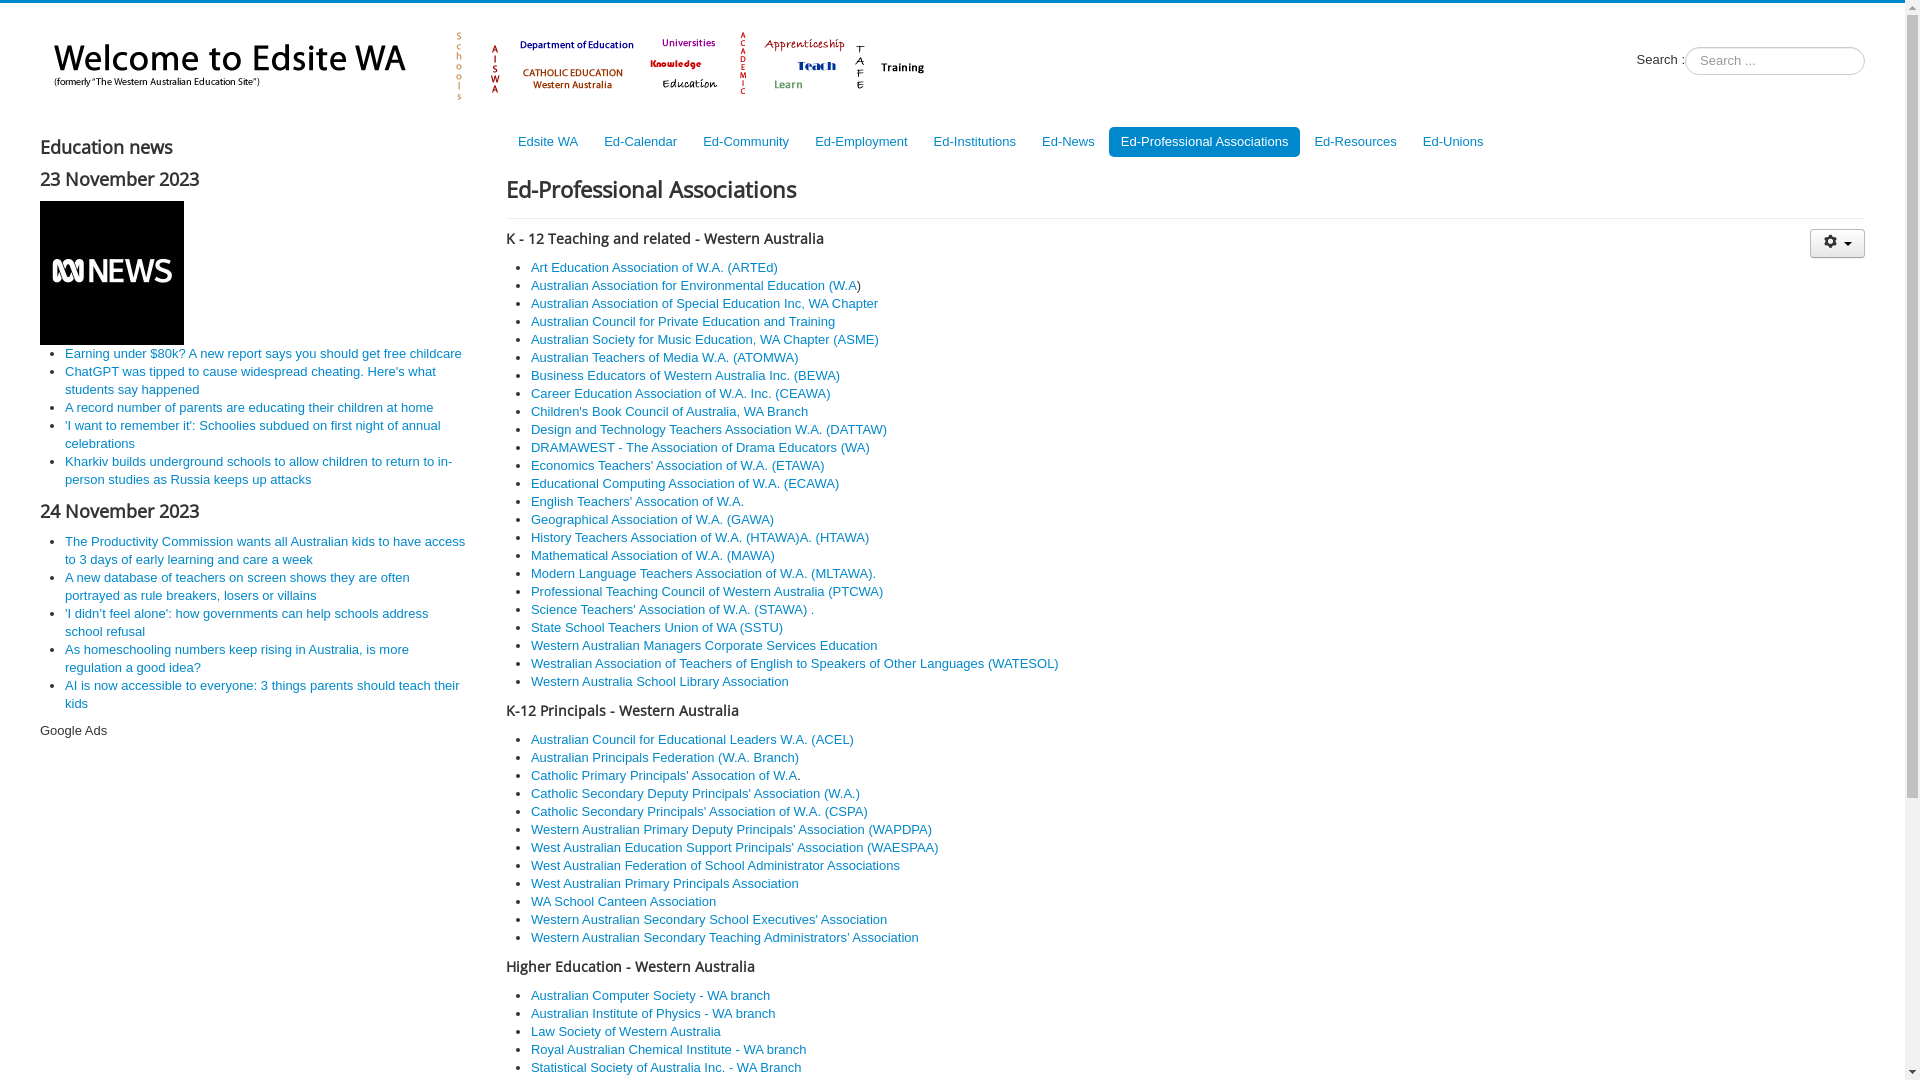  What do you see at coordinates (531, 410) in the screenshot?
I see `'Children's Book Council of Australia, WA Branch'` at bounding box center [531, 410].